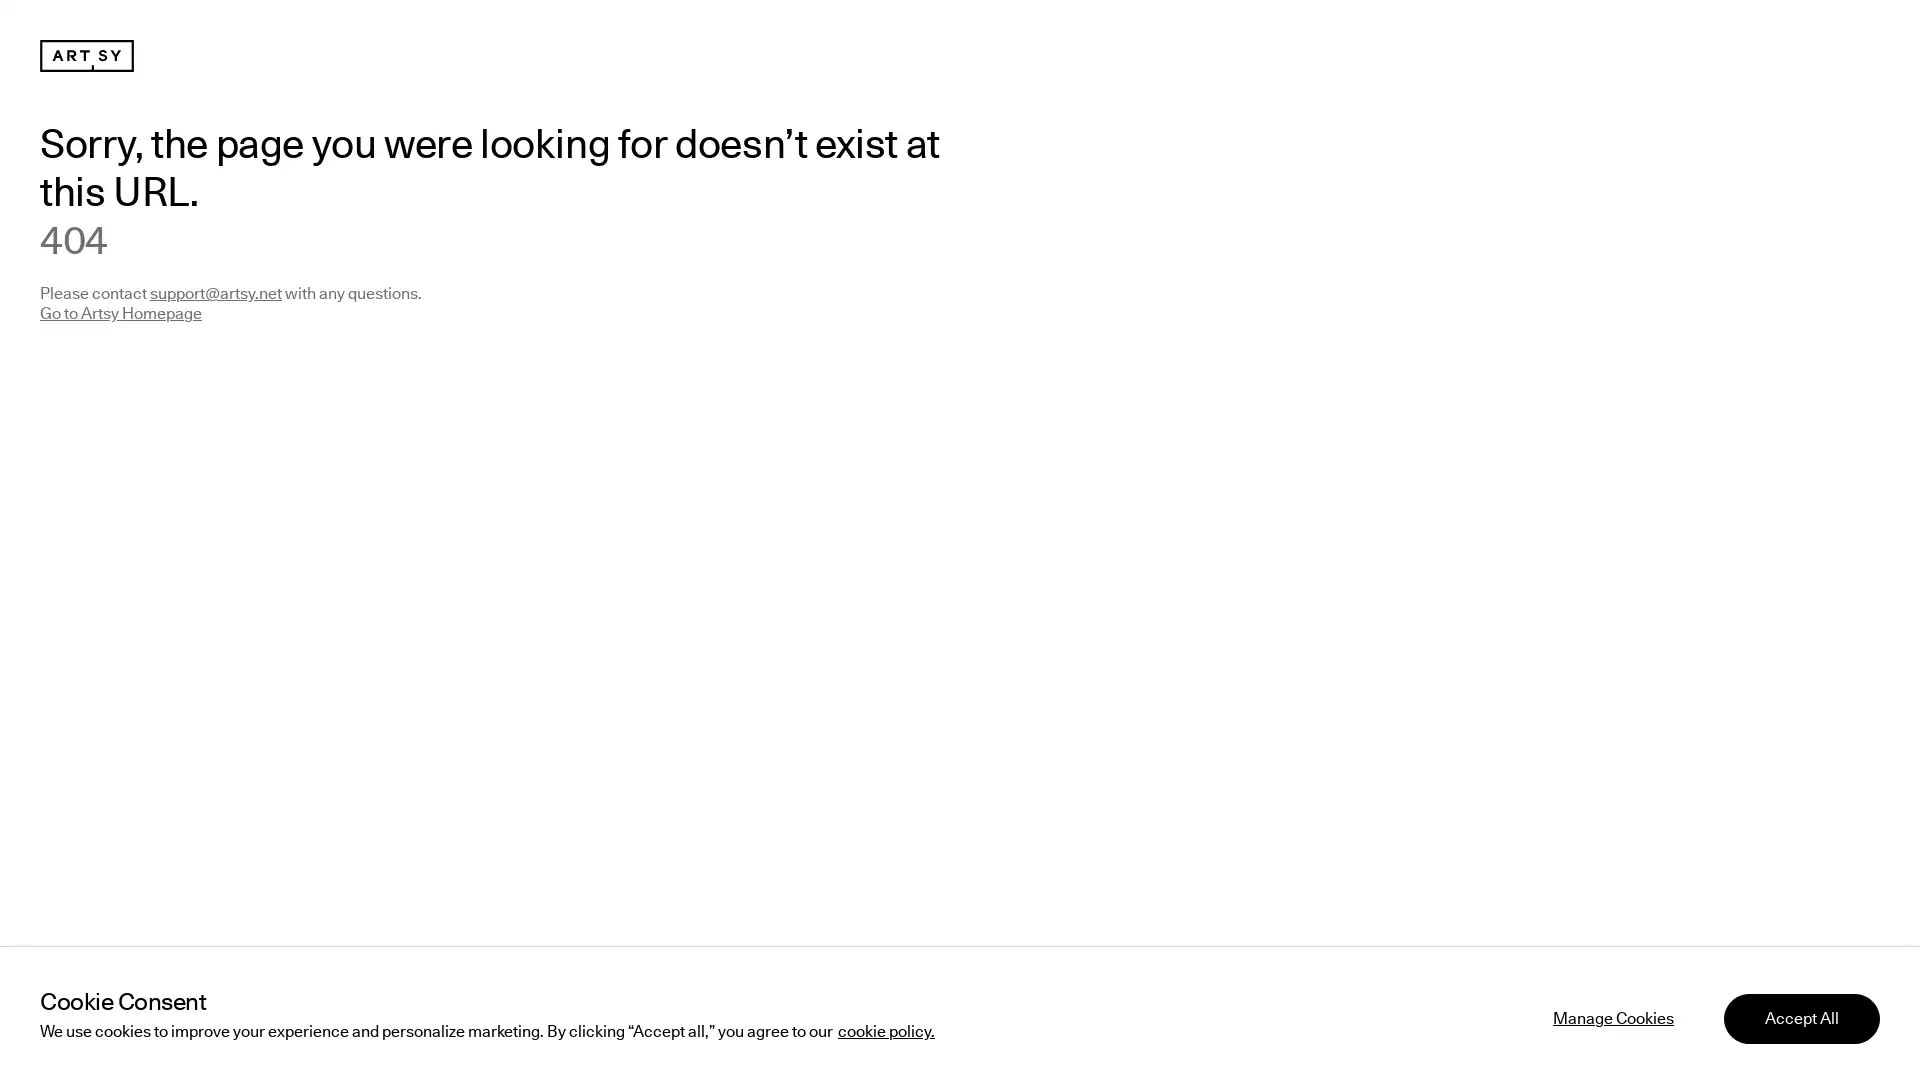 This screenshot has width=1920, height=1080. What do you see at coordinates (1613, 1014) in the screenshot?
I see `Manage Cookies` at bounding box center [1613, 1014].